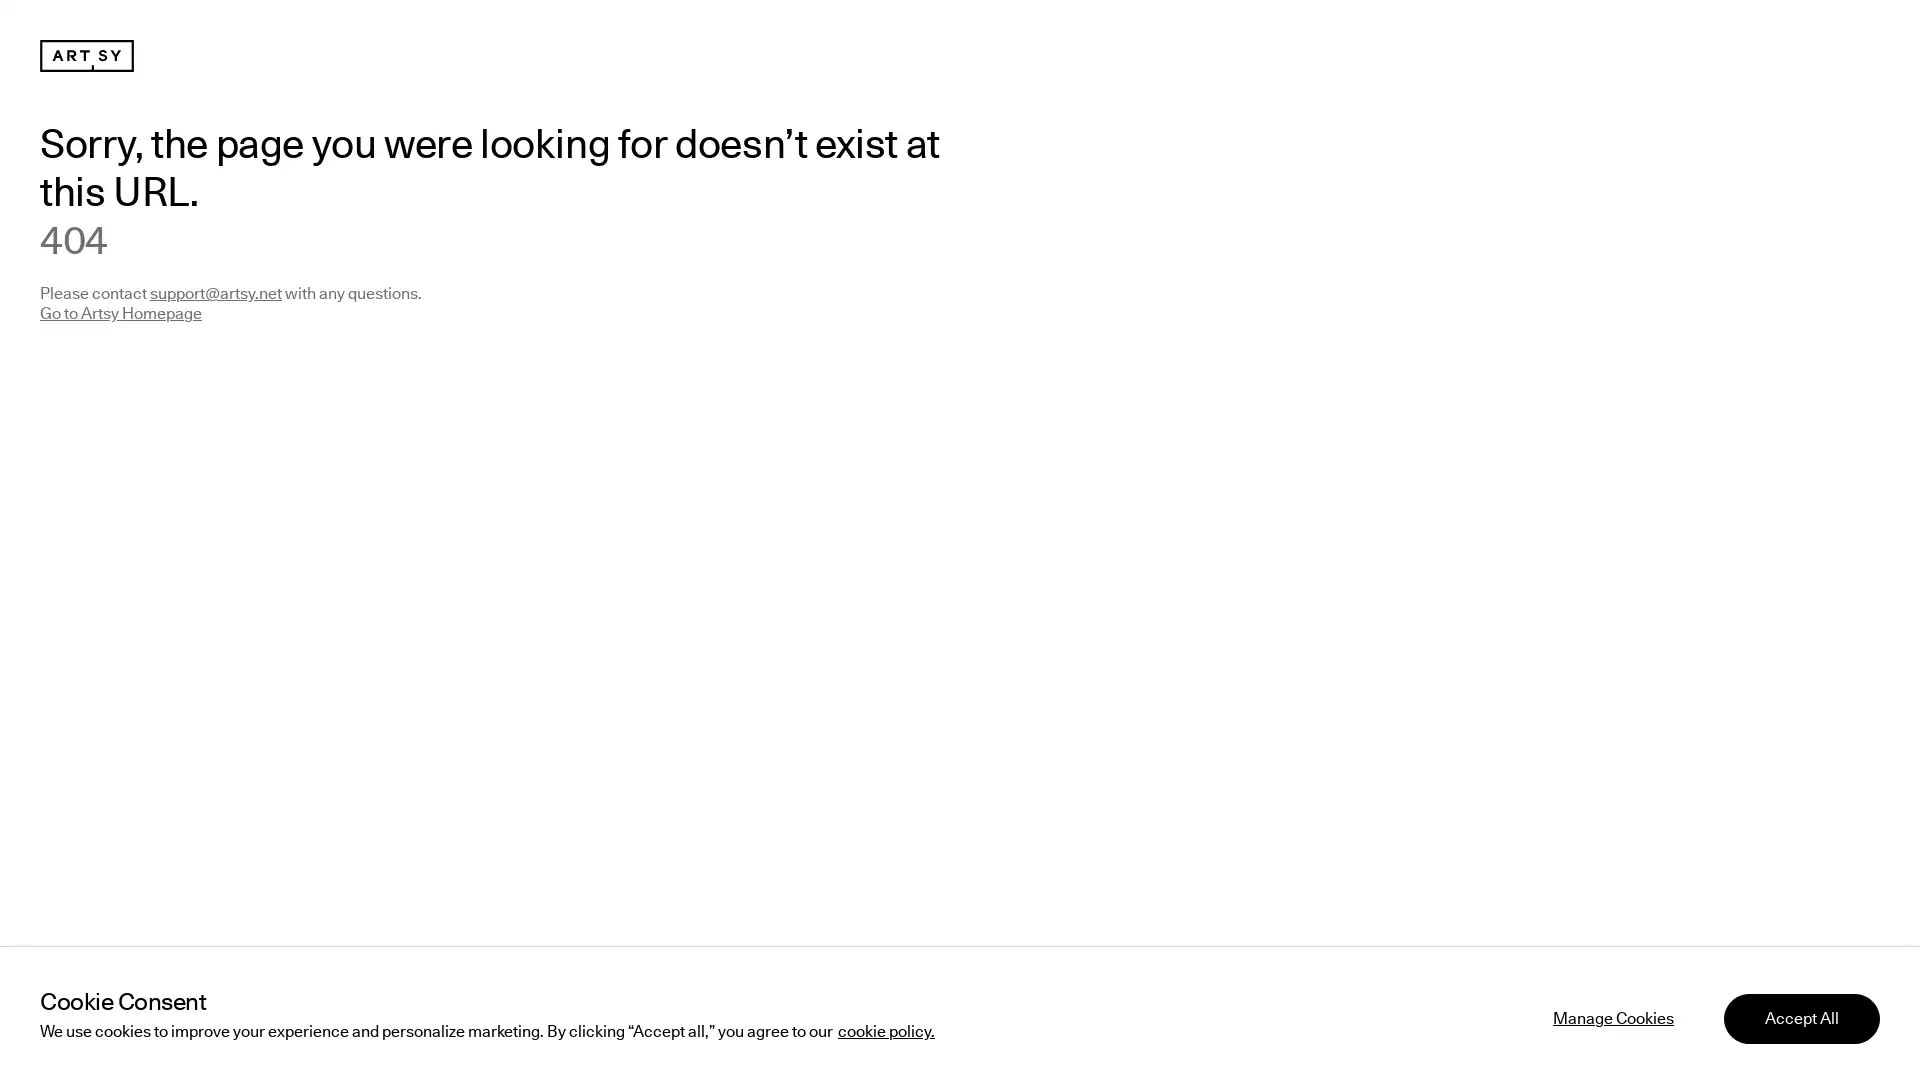 This screenshot has width=1920, height=1080. What do you see at coordinates (1613, 1014) in the screenshot?
I see `Manage Cookies` at bounding box center [1613, 1014].